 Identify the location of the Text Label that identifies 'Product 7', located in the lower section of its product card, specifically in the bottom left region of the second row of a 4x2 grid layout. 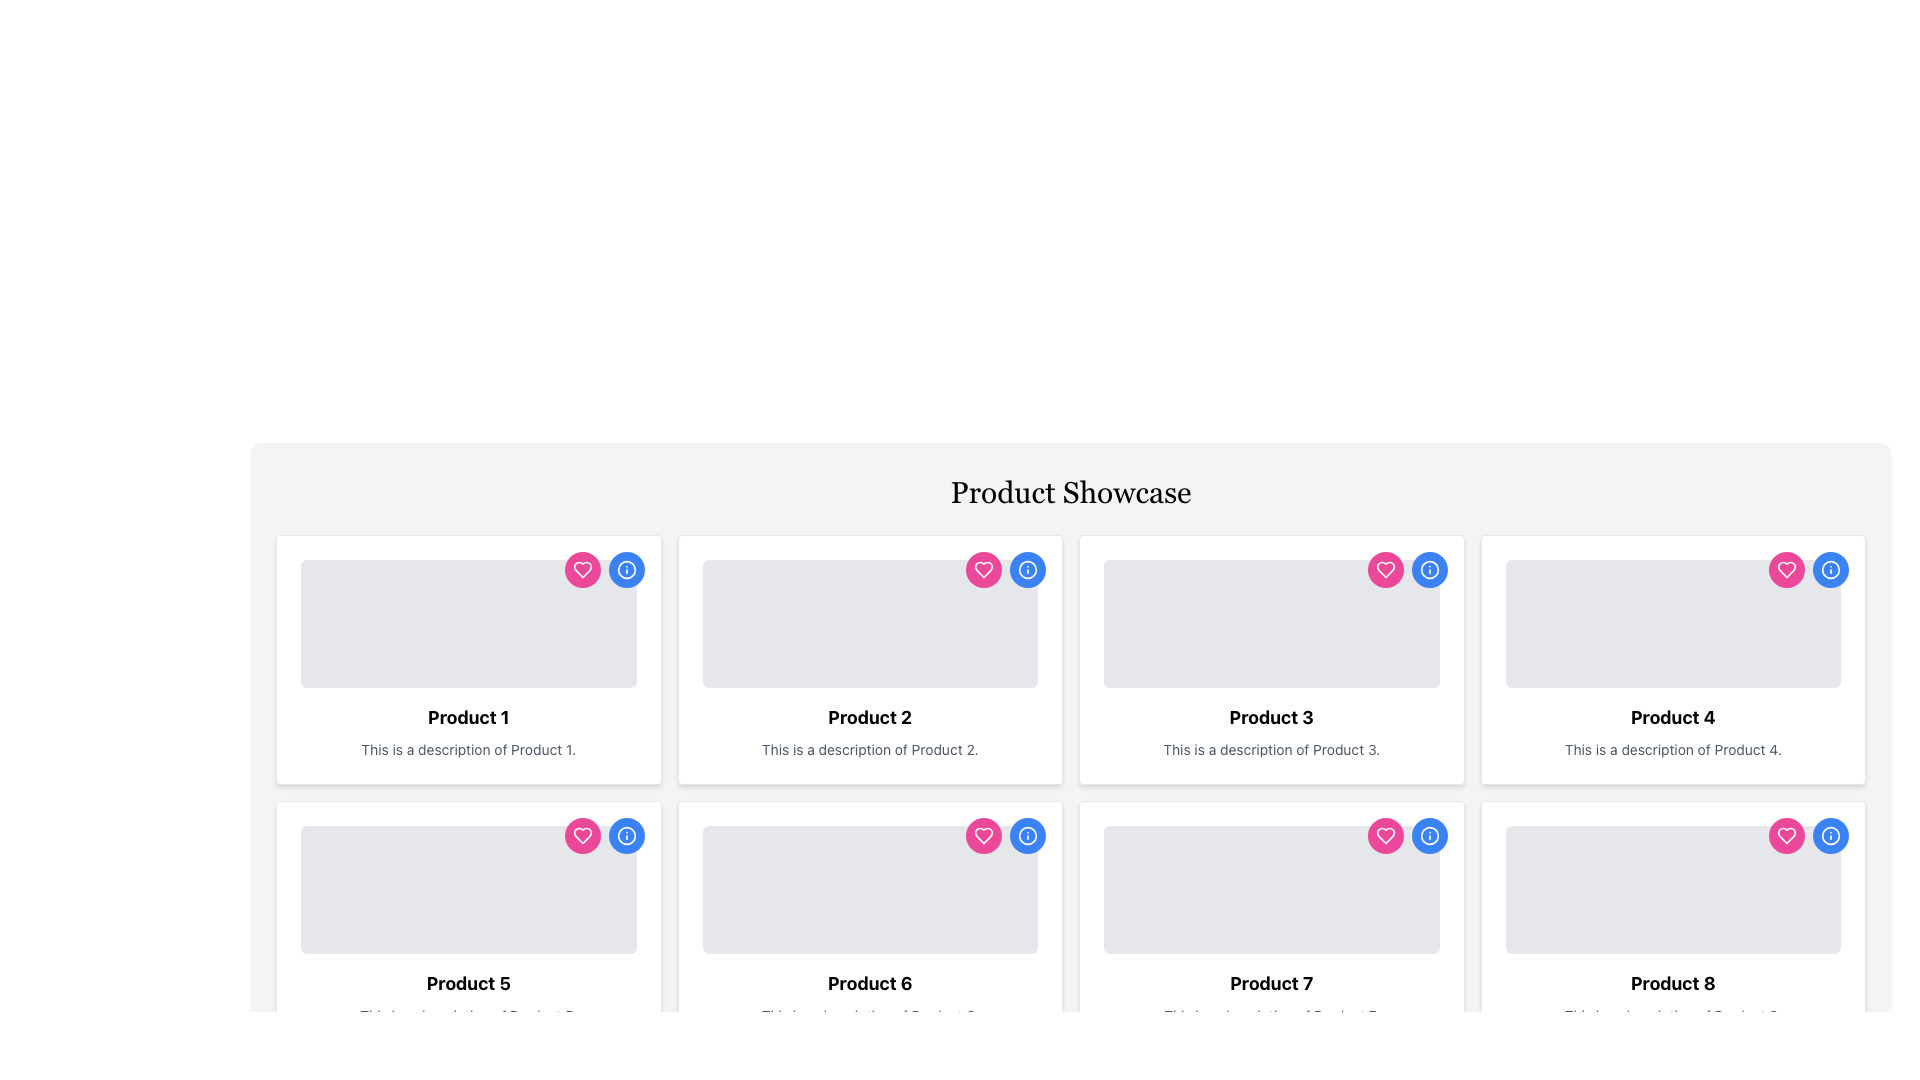
(1270, 982).